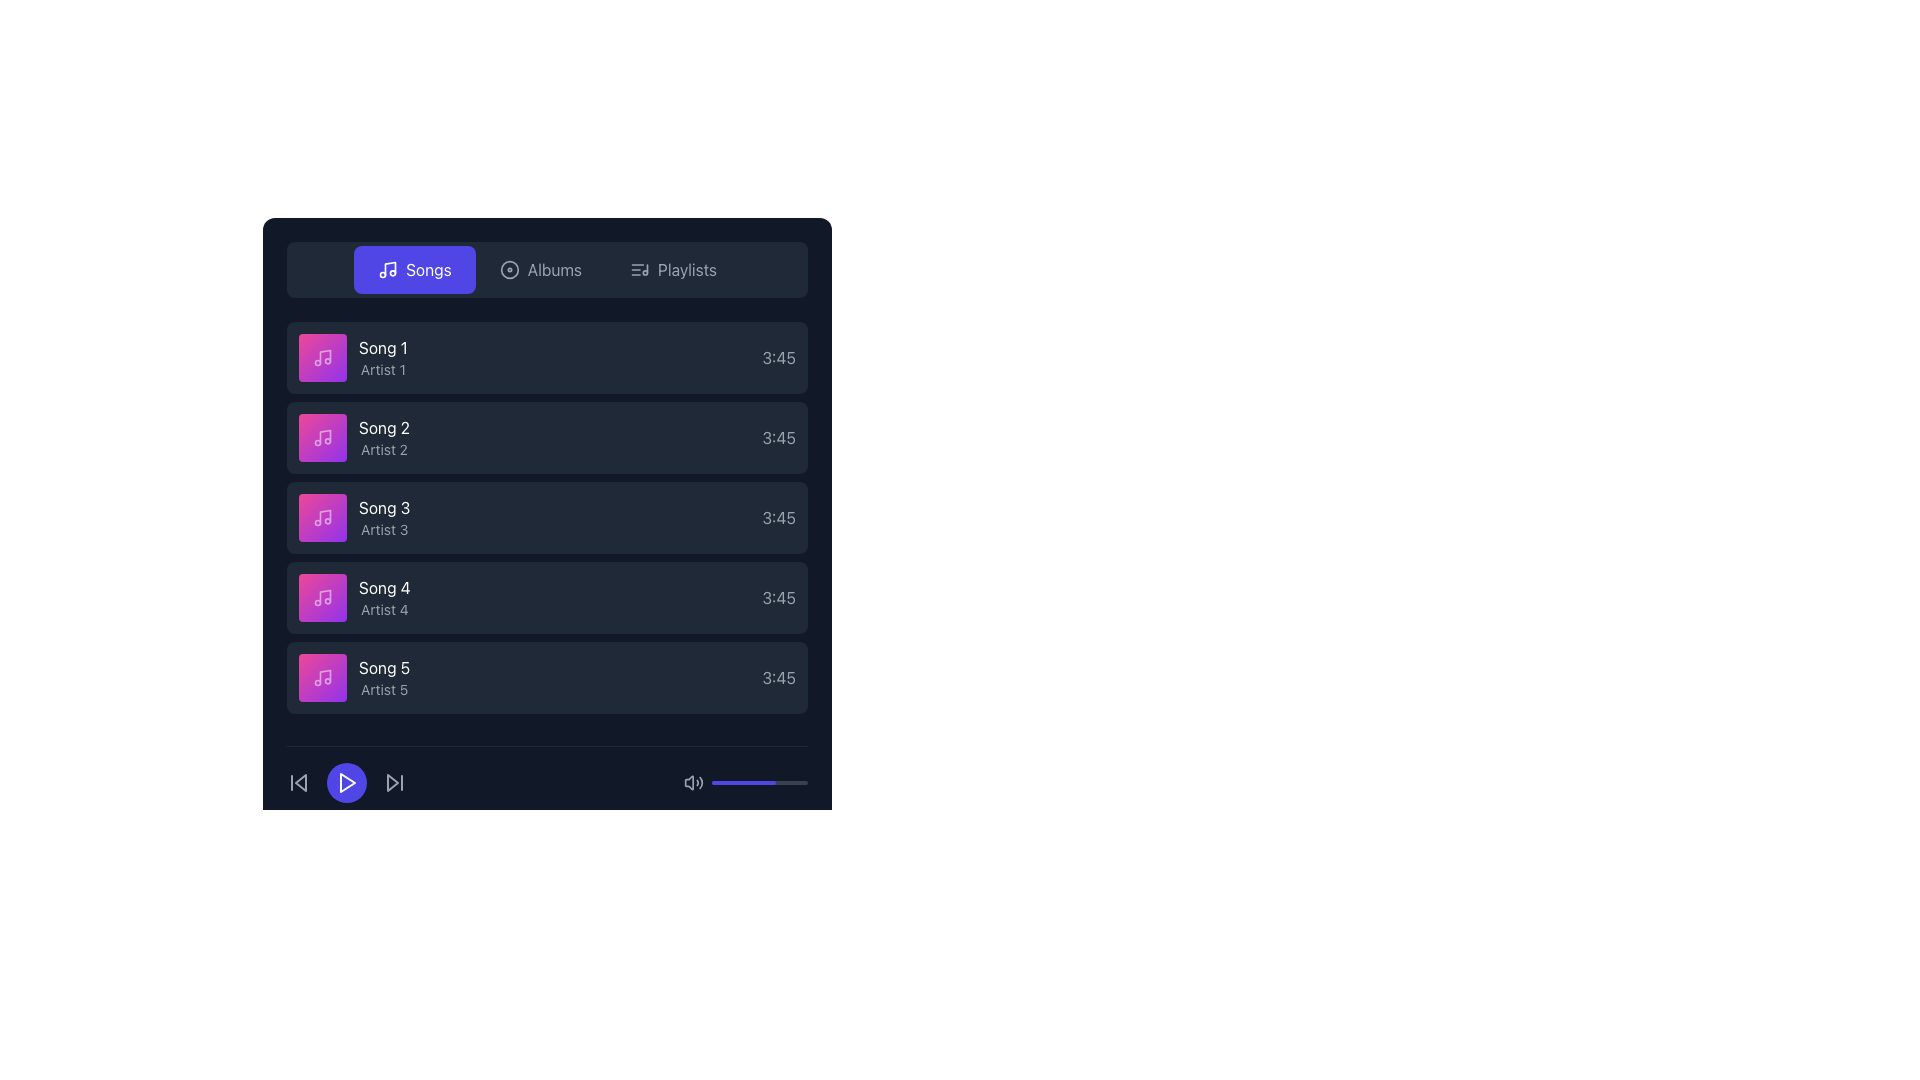 Image resolution: width=1920 pixels, height=1080 pixels. What do you see at coordinates (354, 677) in the screenshot?
I see `and drop the audio track item 'Song 5' by 'Artist 5'` at bounding box center [354, 677].